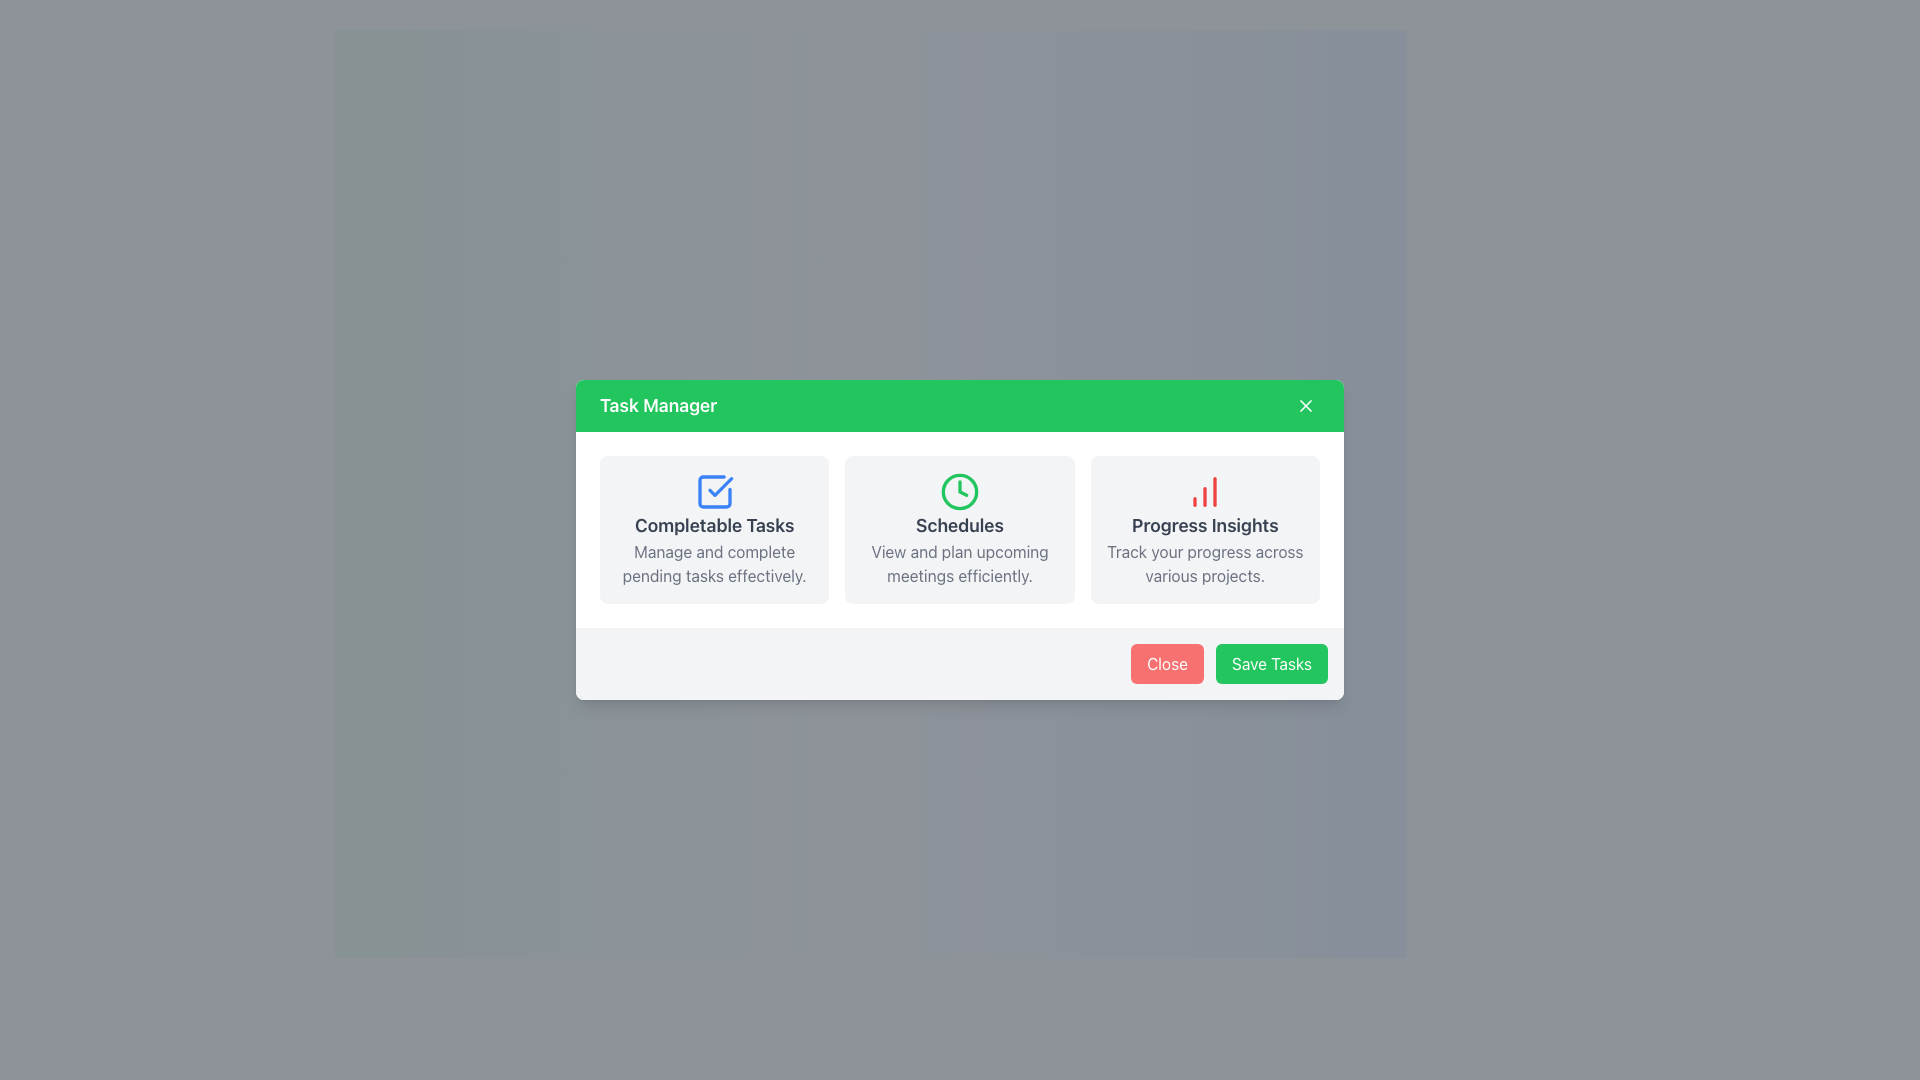  What do you see at coordinates (960, 563) in the screenshot?
I see `the text label that reads 'View and plan upcoming meetings efficiently.' which is positioned below the title 'Schedules' within a card layout` at bounding box center [960, 563].